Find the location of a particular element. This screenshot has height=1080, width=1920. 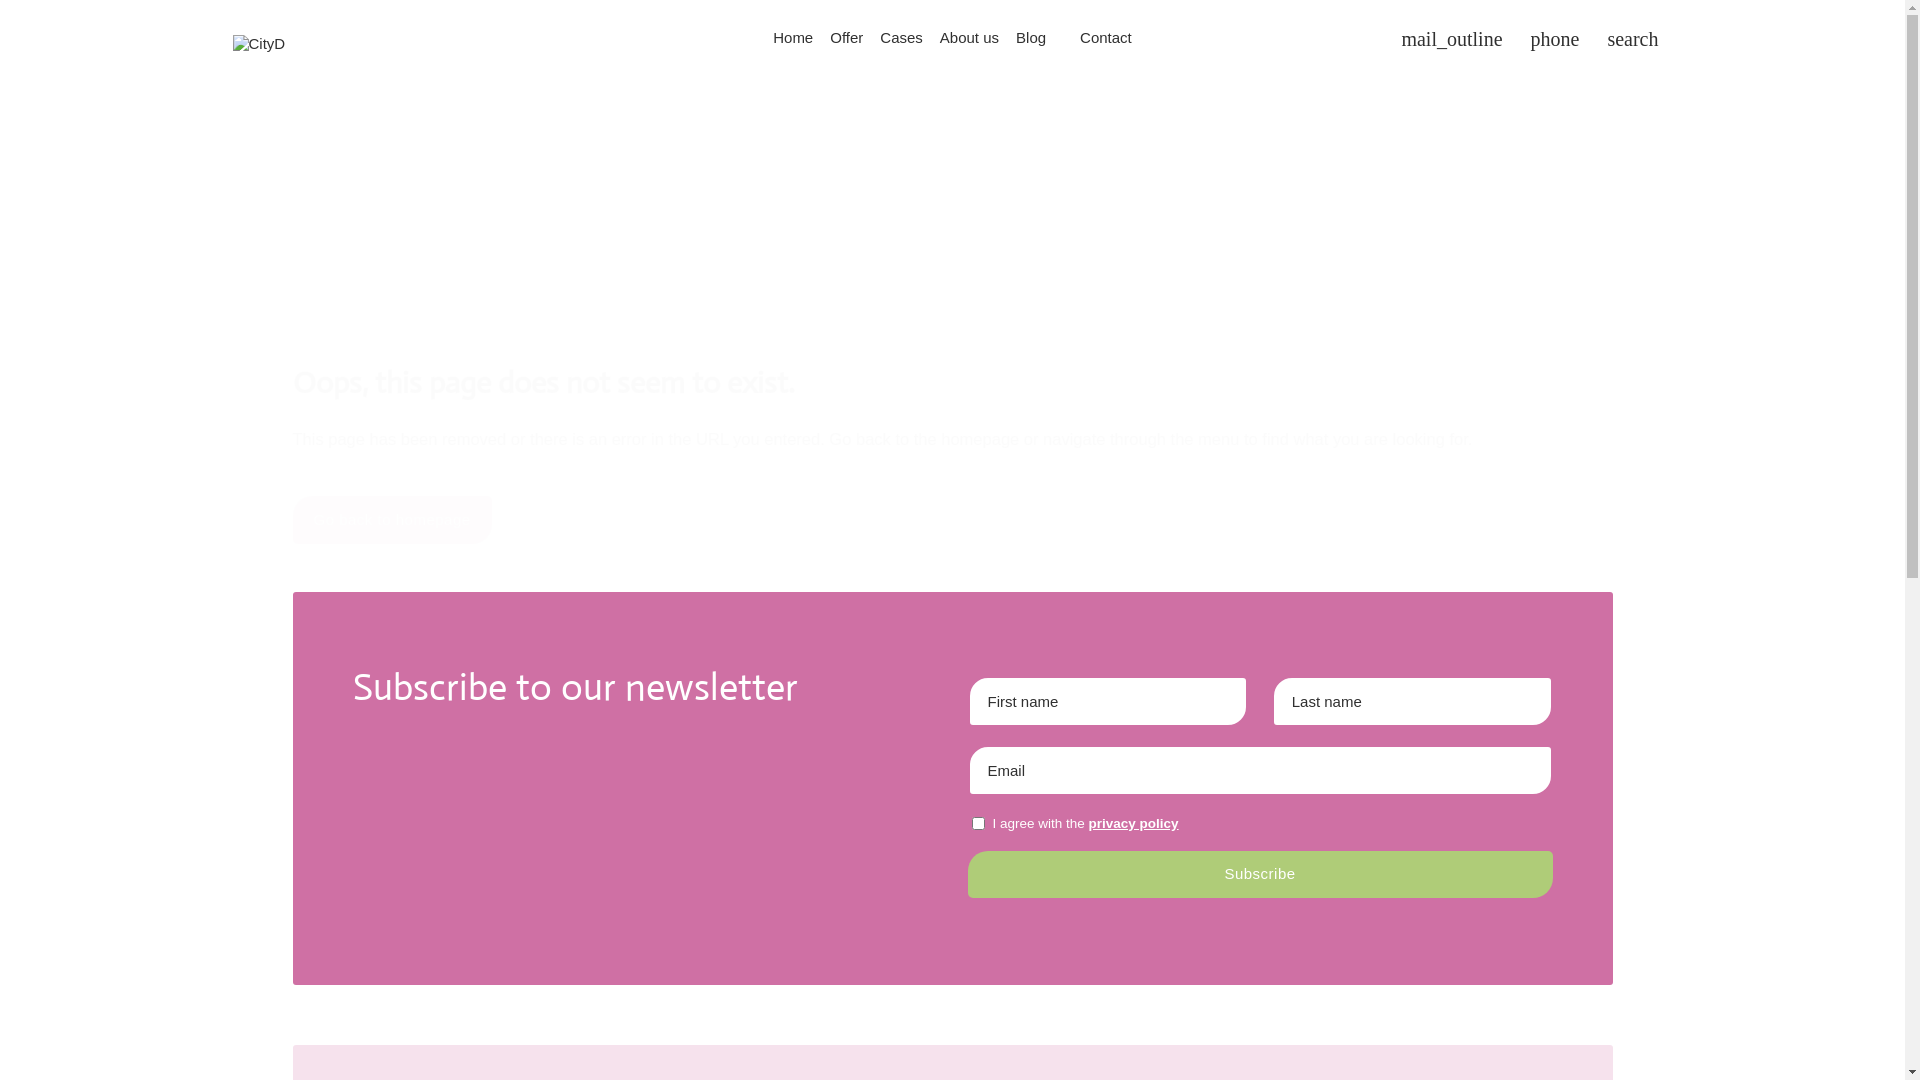

'phone' is located at coordinates (1554, 38).